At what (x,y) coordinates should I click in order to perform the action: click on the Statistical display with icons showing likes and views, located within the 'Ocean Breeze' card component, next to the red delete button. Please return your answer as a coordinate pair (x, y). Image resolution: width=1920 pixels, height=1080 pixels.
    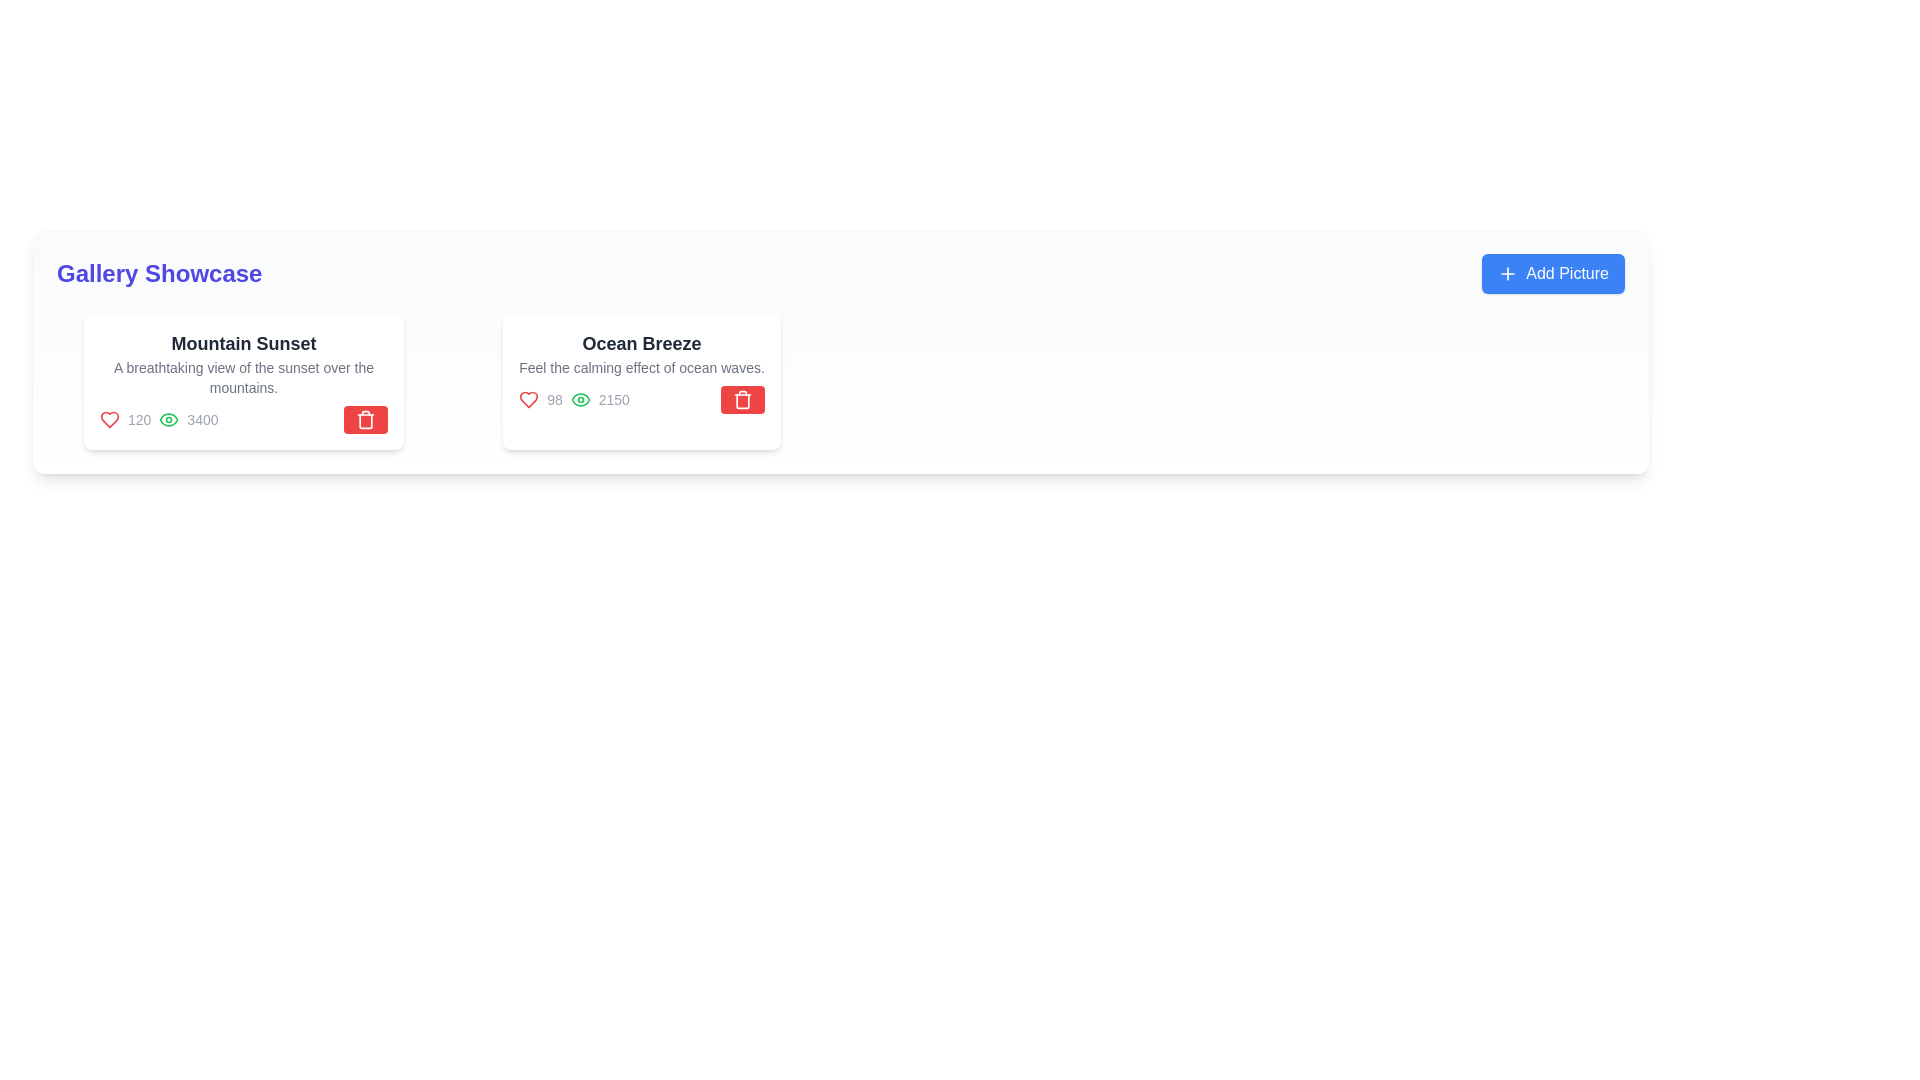
    Looking at the image, I should click on (642, 400).